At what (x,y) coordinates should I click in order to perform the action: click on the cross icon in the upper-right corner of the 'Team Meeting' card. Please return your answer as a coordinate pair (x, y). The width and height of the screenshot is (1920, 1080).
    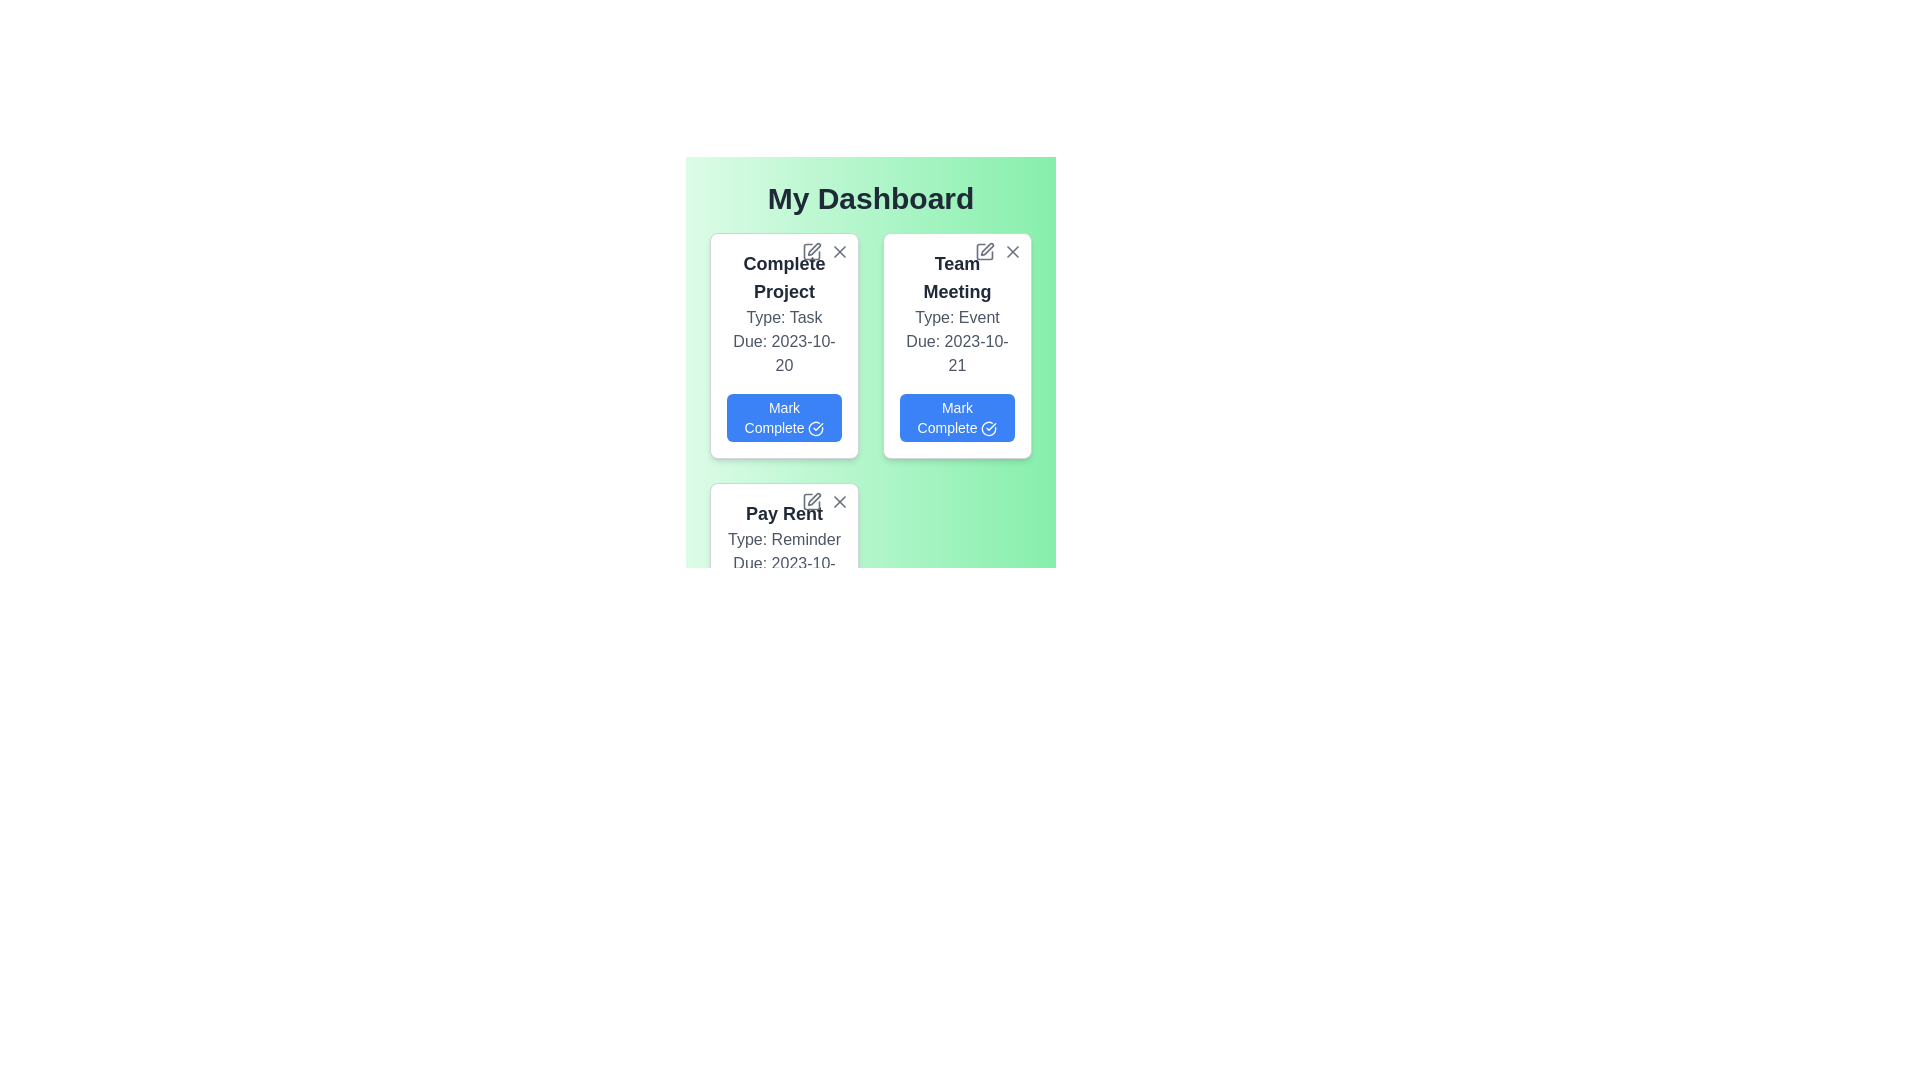
    Looking at the image, I should click on (998, 250).